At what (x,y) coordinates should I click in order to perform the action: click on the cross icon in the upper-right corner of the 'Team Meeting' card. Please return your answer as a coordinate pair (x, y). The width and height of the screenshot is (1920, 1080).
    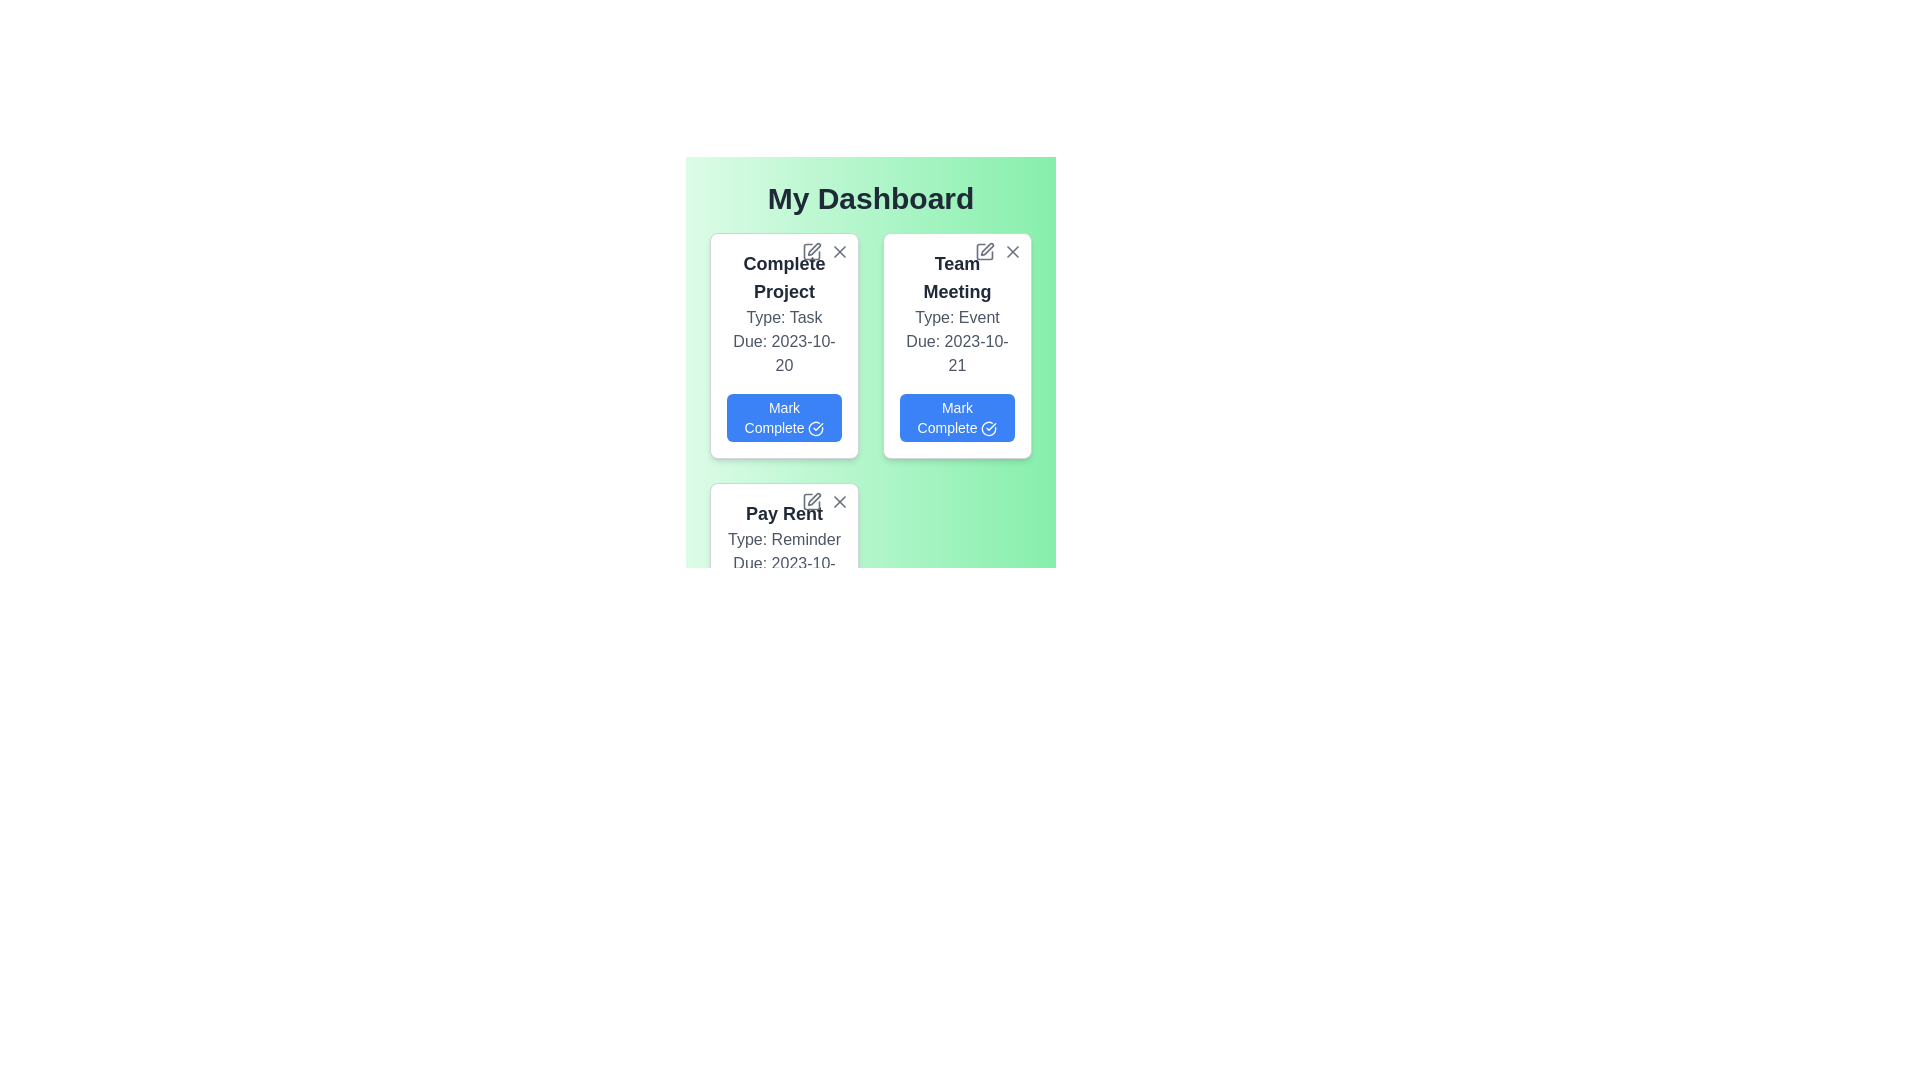
    Looking at the image, I should click on (998, 250).